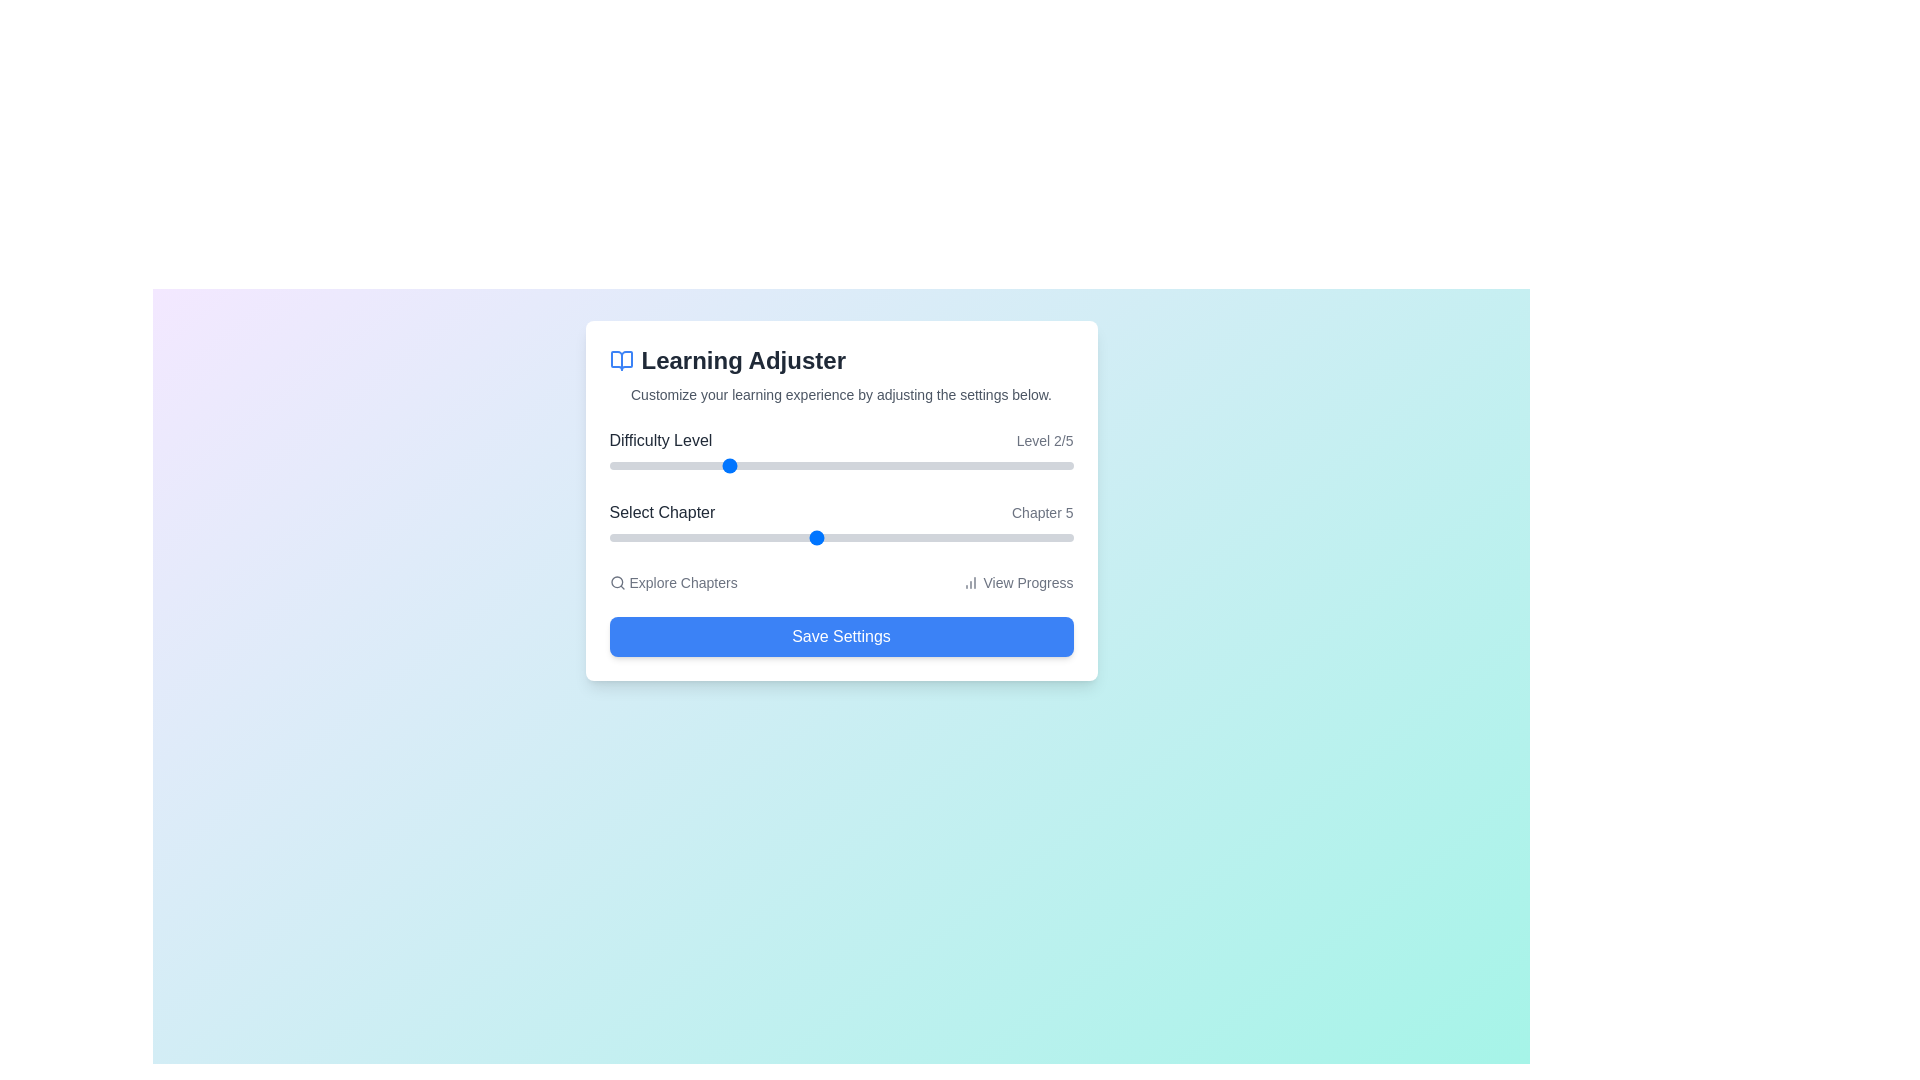 The image size is (1920, 1080). Describe the element at coordinates (616, 582) in the screenshot. I see `the search icon, which is a minimalist outline magnifying glass located within the 'Explore Chapters' button, to trigger a tooltip or visual feedback` at that location.